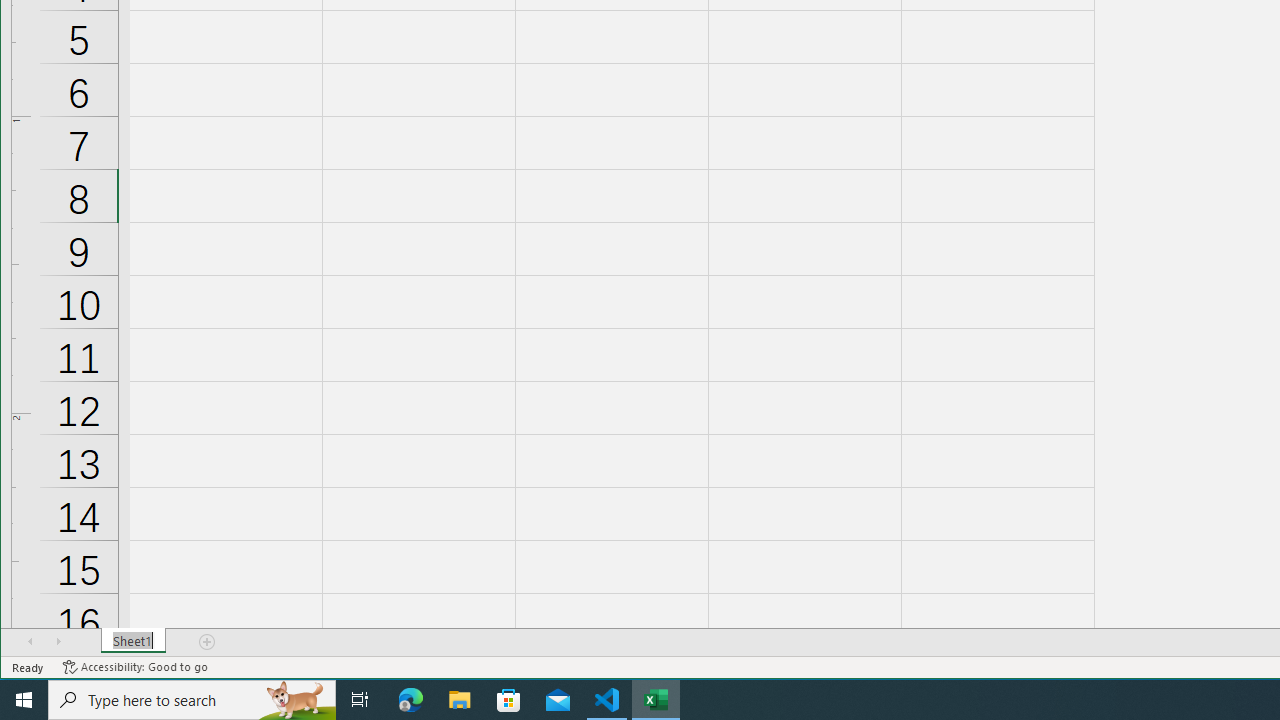  I want to click on 'Search highlights icon opens search home window', so click(294, 698).